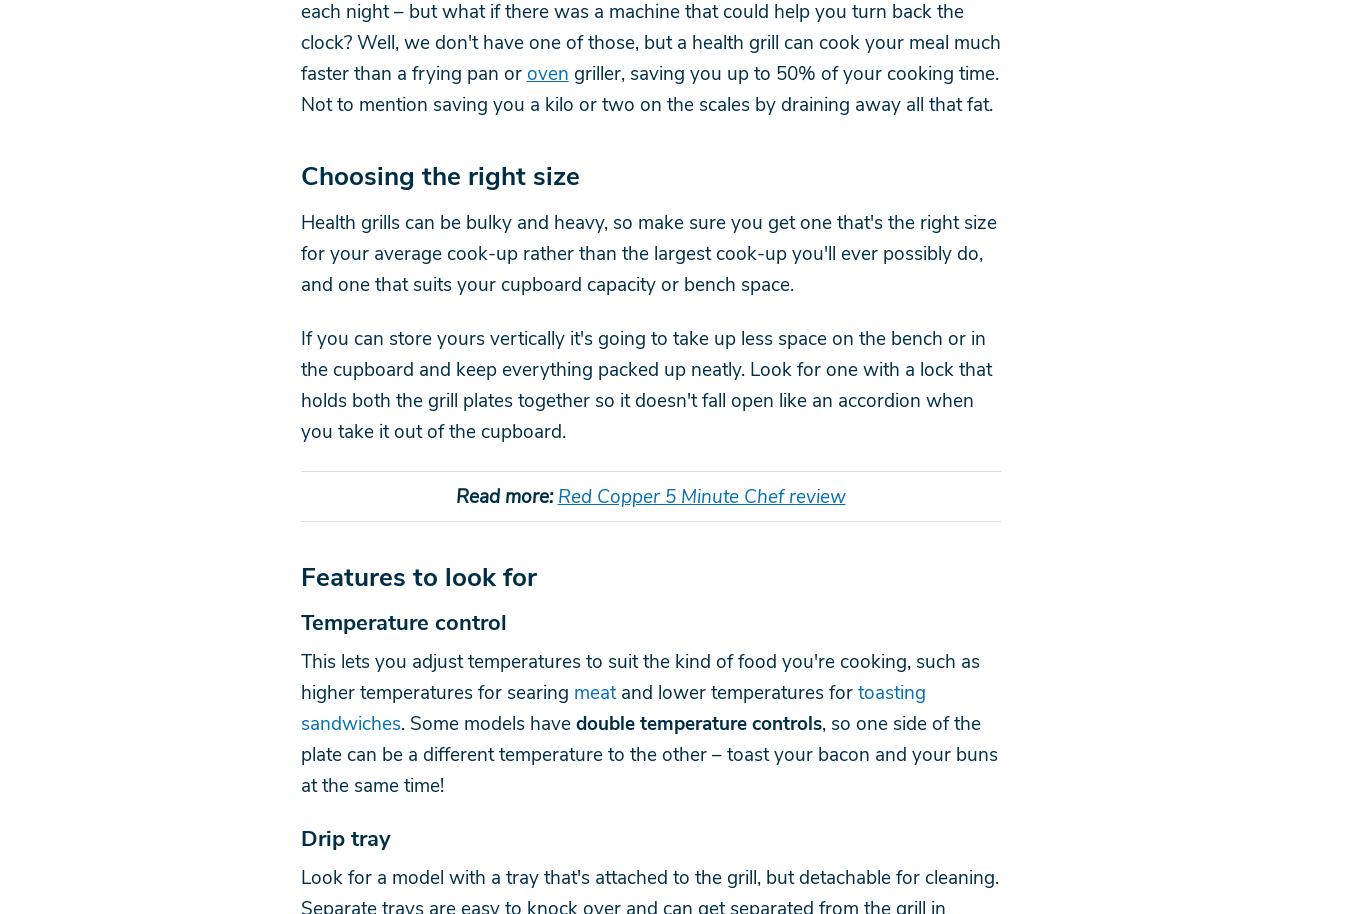 Image resolution: width=1366 pixels, height=914 pixels. I want to click on 'griller, saving you up to 50% of your cooking time. Not to mention saving you a kilo or two on the scales by draining away all that fat.', so click(647, 88).